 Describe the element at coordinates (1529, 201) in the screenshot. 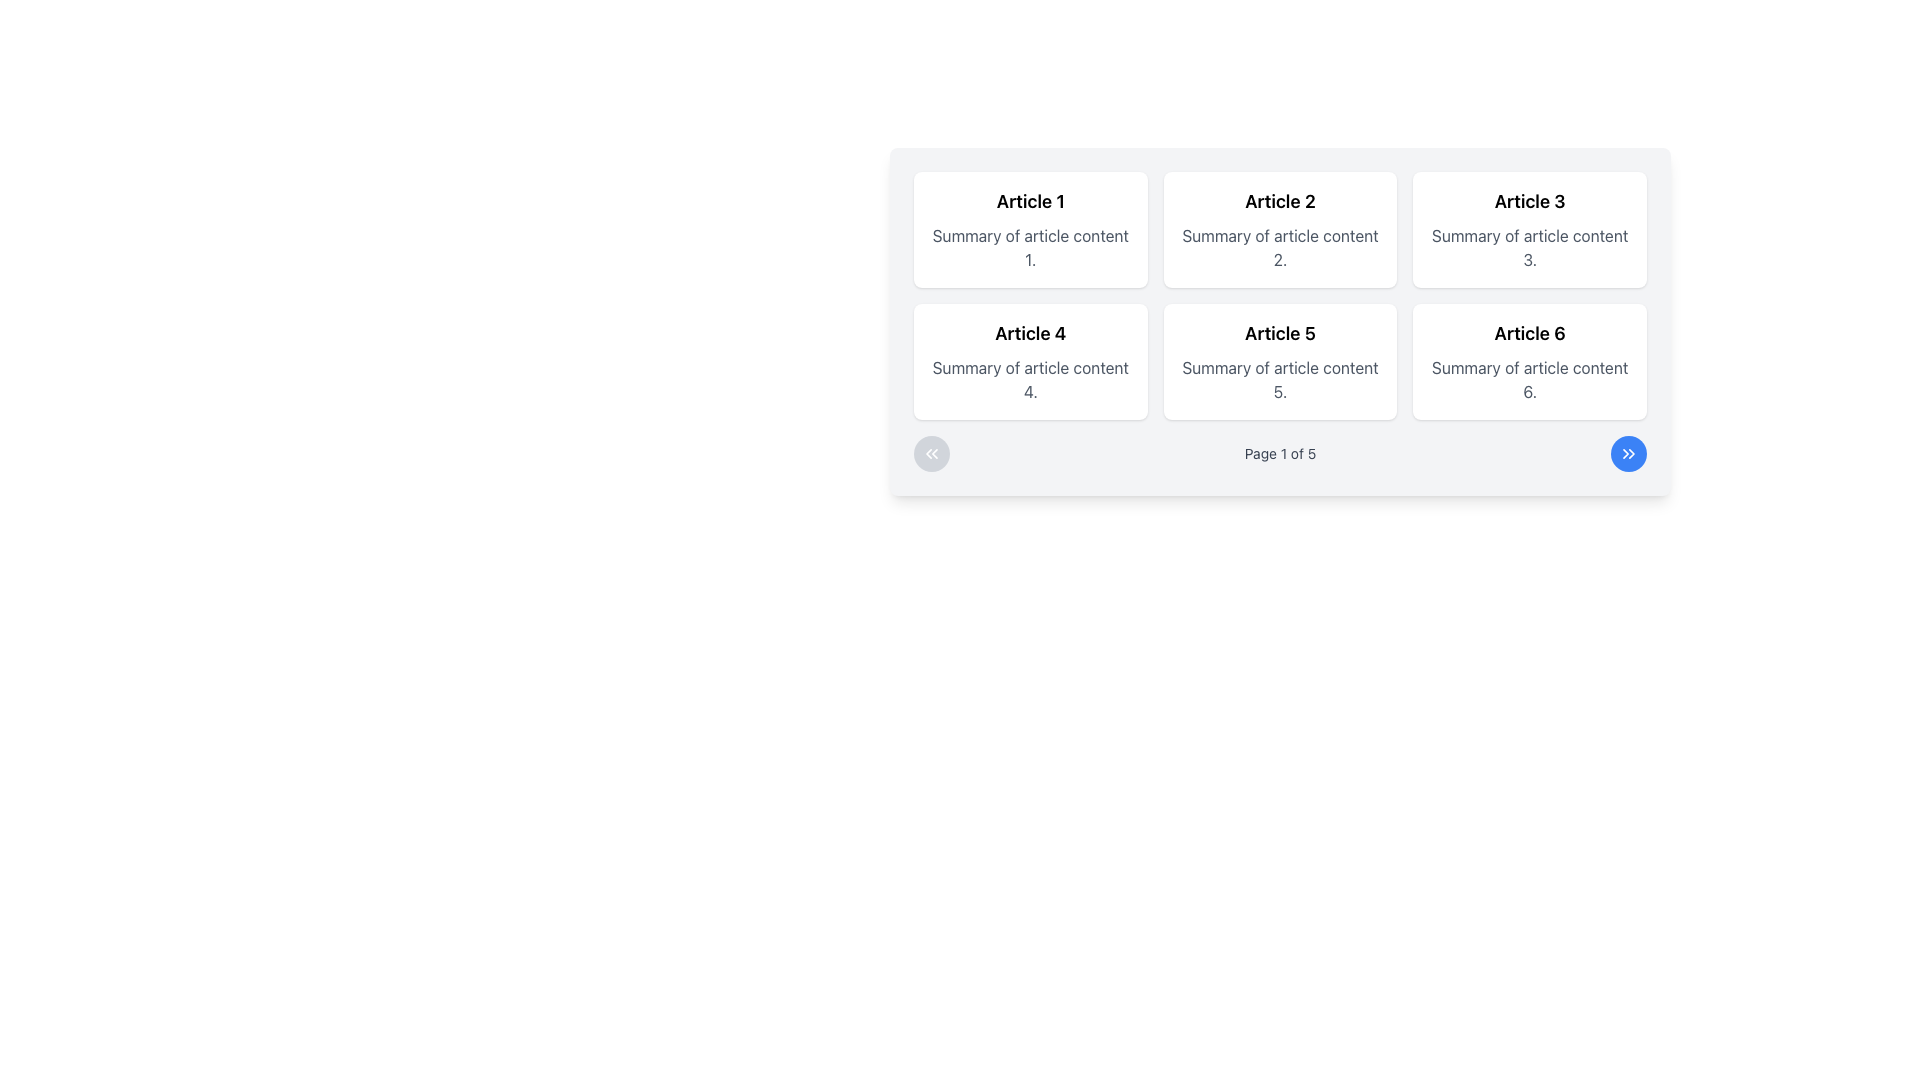

I see `the bold, large text reading 'Article 3' at the top center of the main content within a rectangular card, which is the title of the third grid item in the top row` at that location.